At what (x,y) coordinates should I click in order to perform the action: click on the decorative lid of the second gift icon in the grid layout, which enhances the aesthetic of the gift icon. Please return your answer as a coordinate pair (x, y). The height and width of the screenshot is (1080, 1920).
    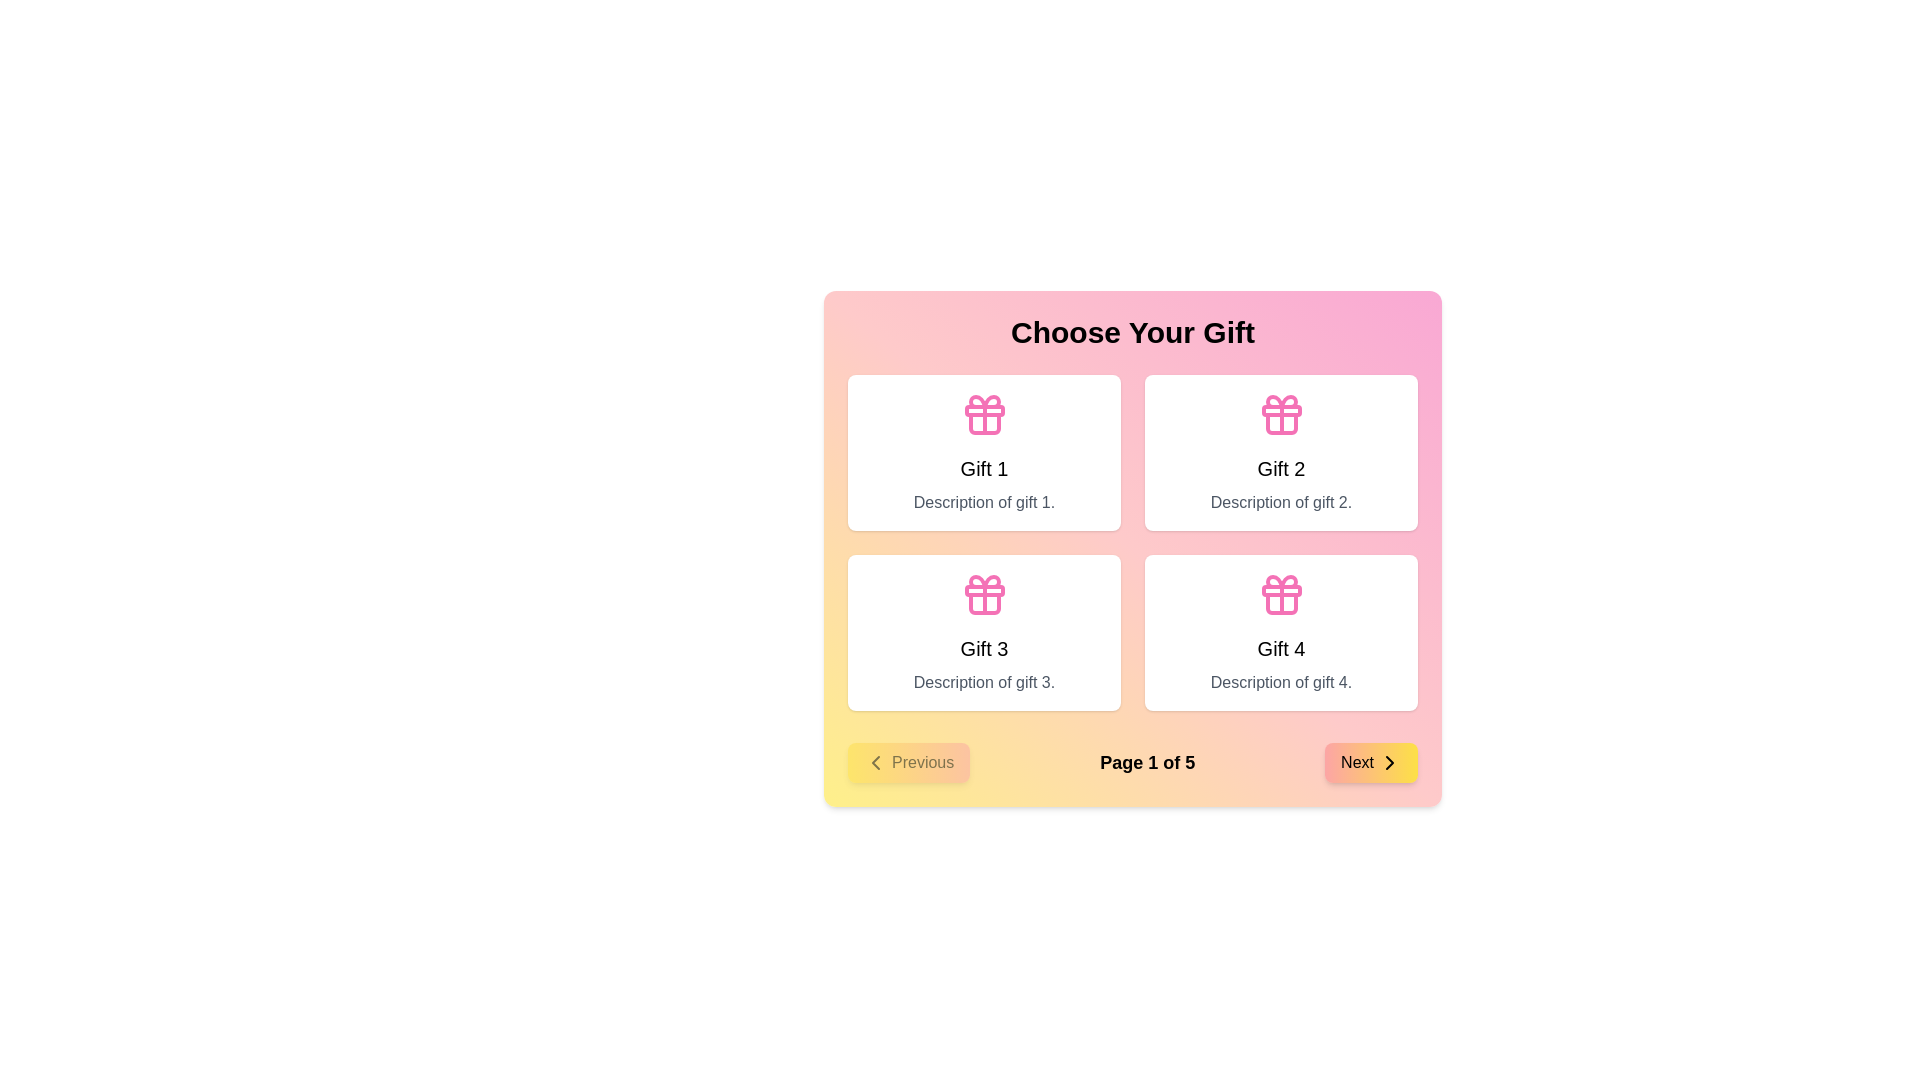
    Looking at the image, I should click on (1281, 410).